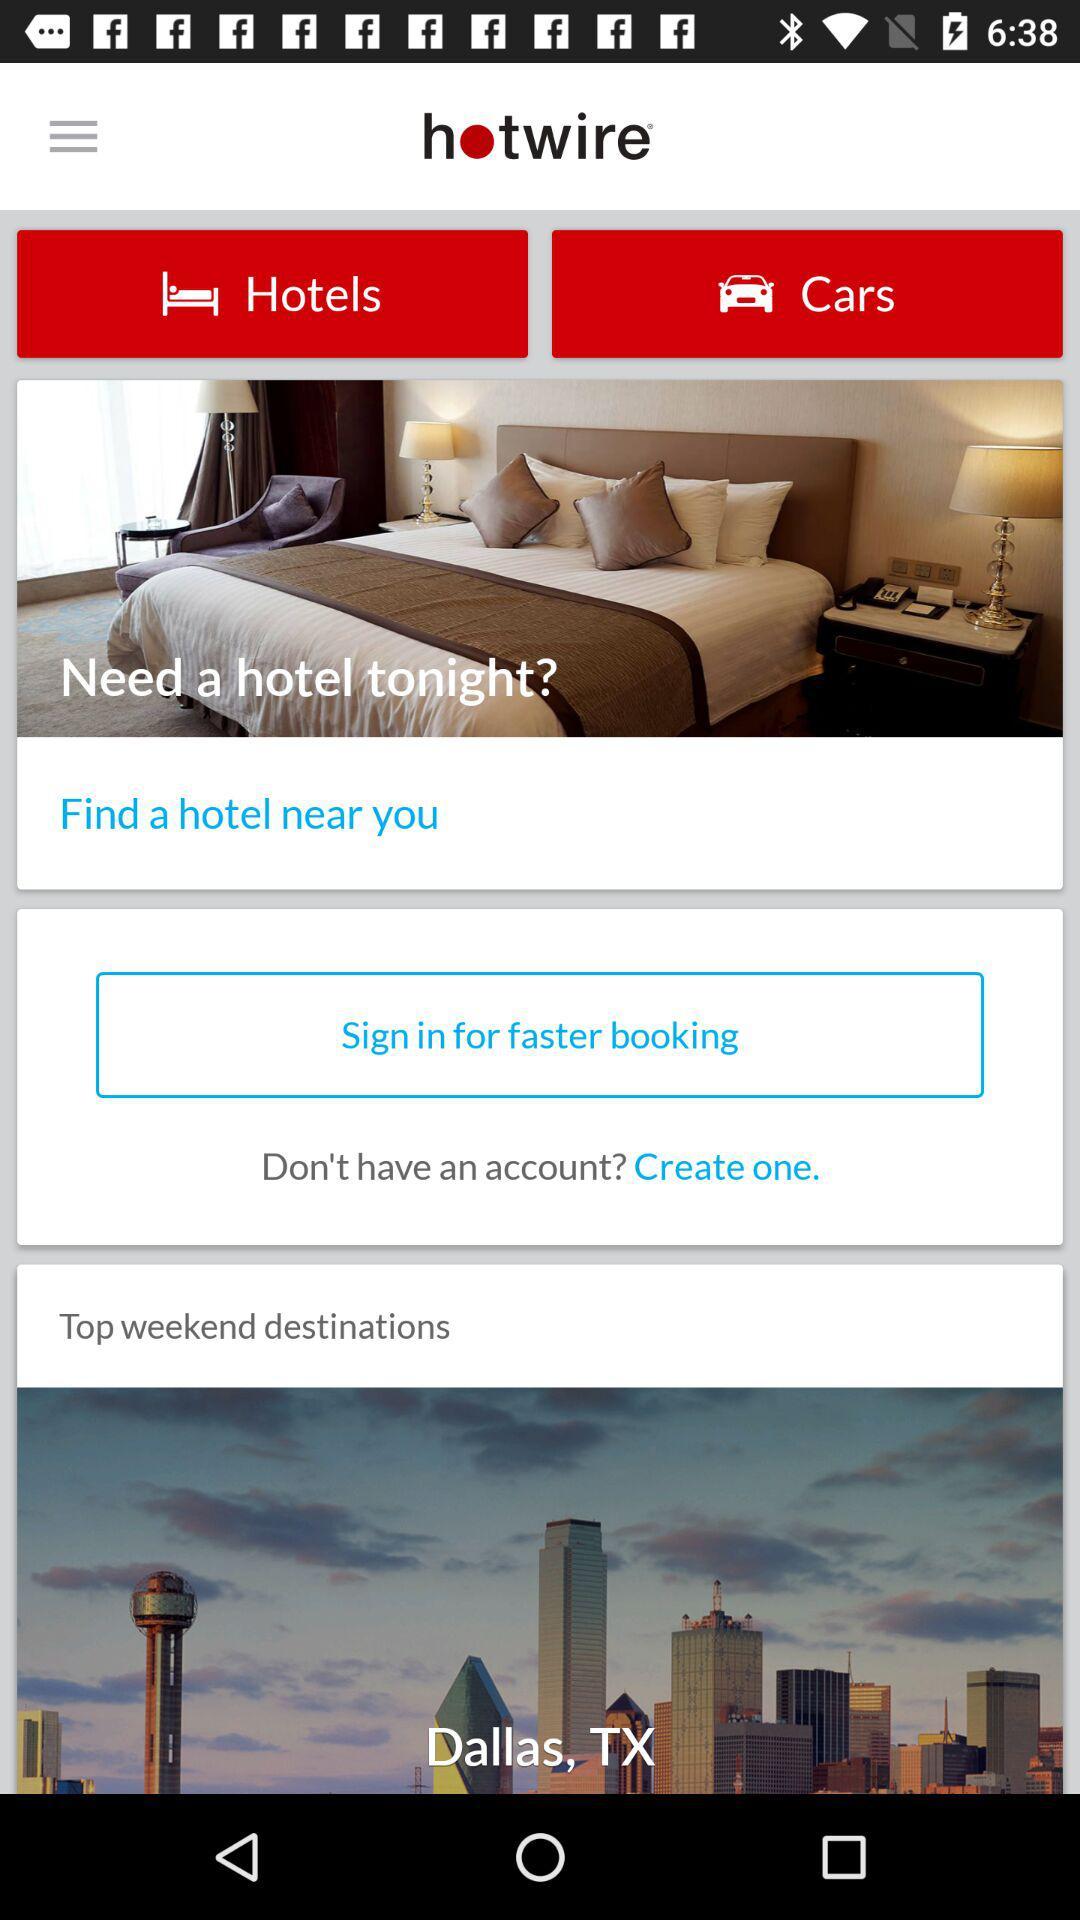 This screenshot has width=1080, height=1920. Describe the element at coordinates (540, 1166) in the screenshot. I see `don t have icon` at that location.